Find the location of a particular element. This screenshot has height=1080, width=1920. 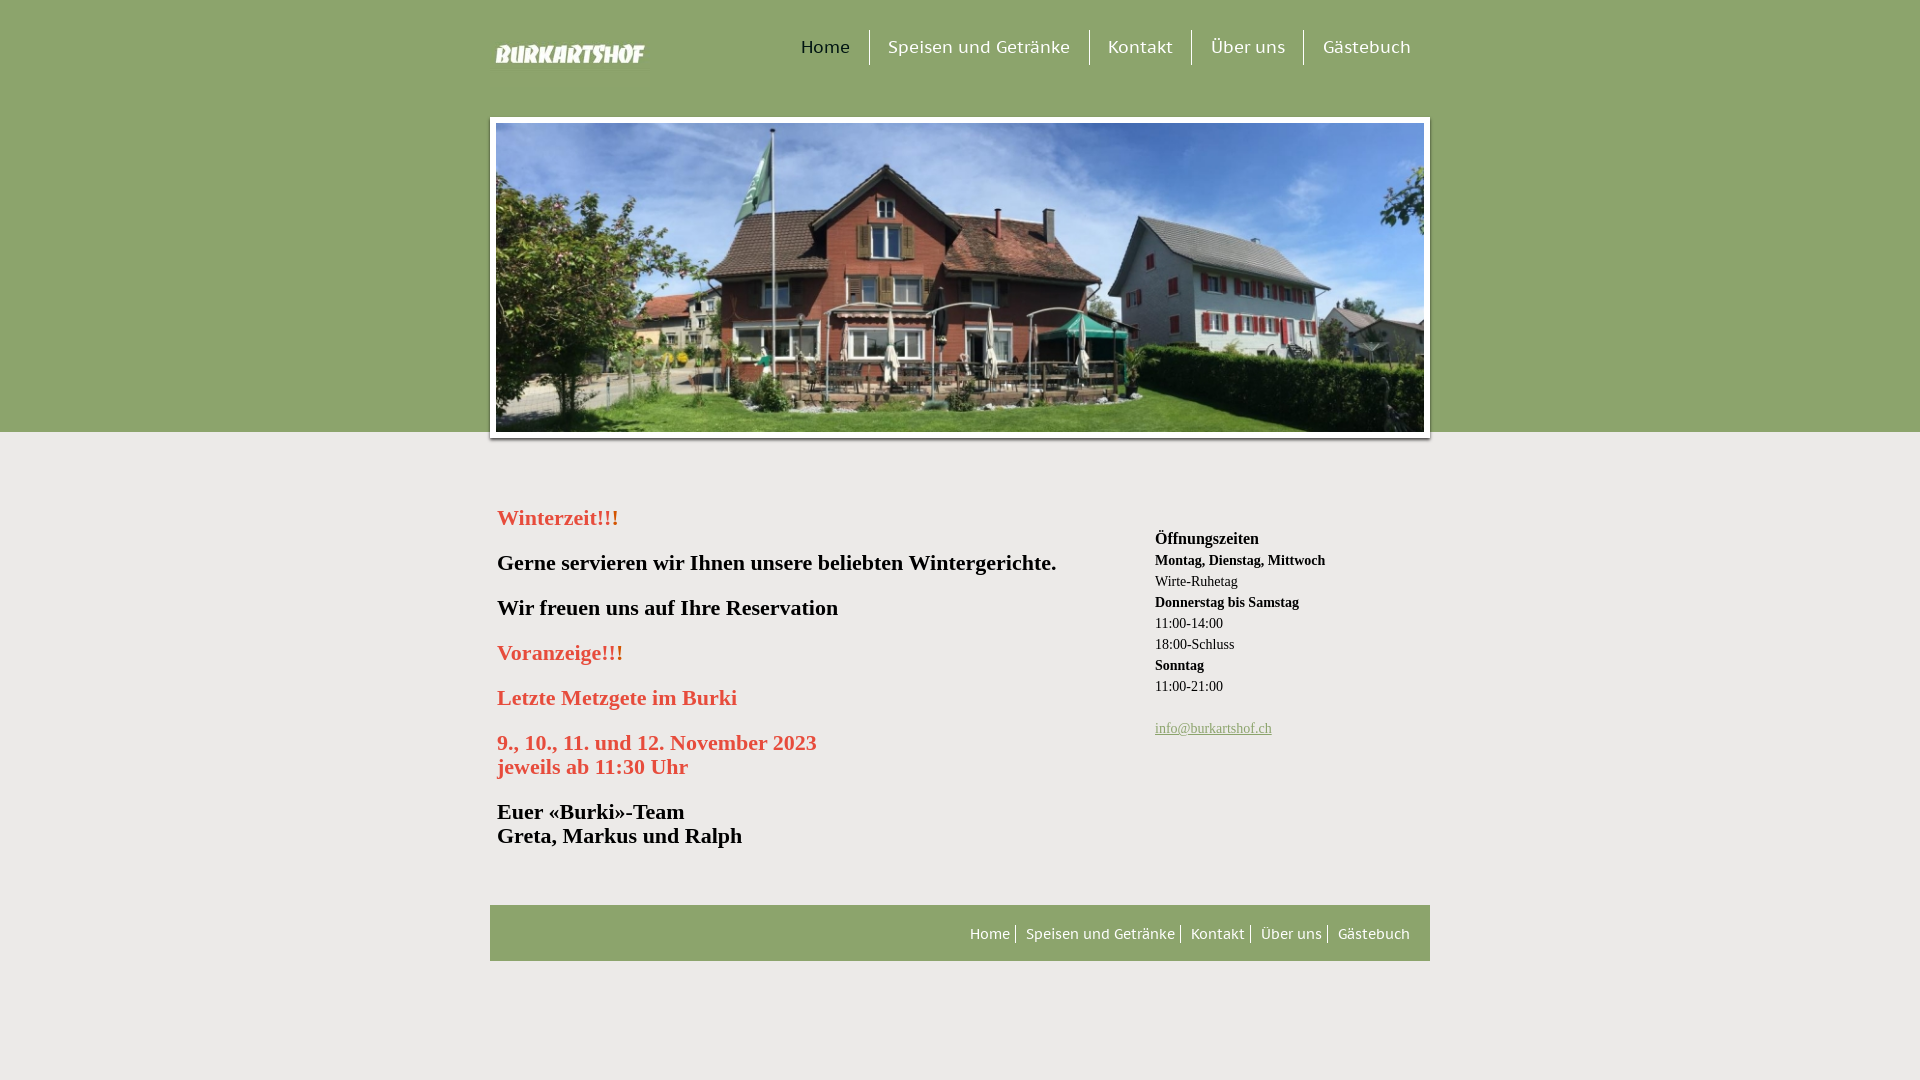

'info@burkartshof.ch' is located at coordinates (1212, 728).